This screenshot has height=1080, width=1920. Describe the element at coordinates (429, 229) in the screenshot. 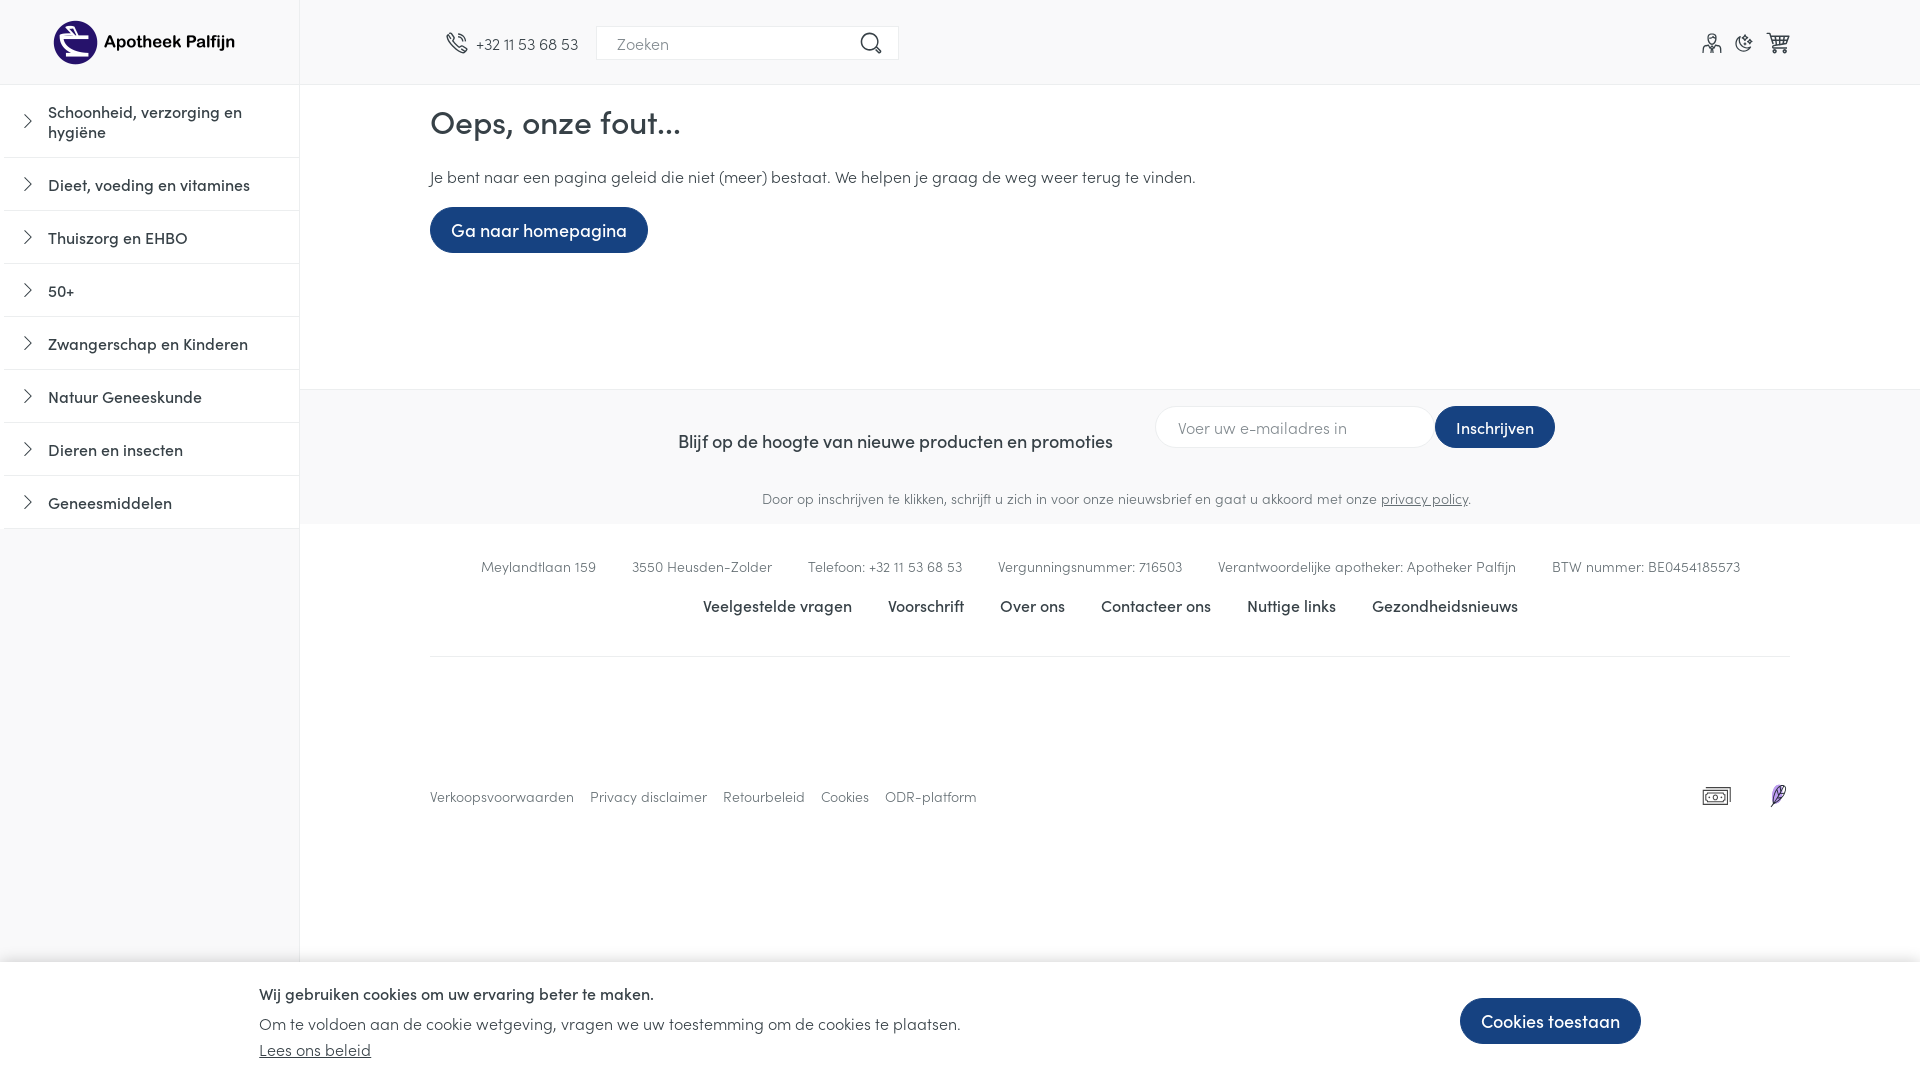

I see `'Ga naar homepagina'` at that location.